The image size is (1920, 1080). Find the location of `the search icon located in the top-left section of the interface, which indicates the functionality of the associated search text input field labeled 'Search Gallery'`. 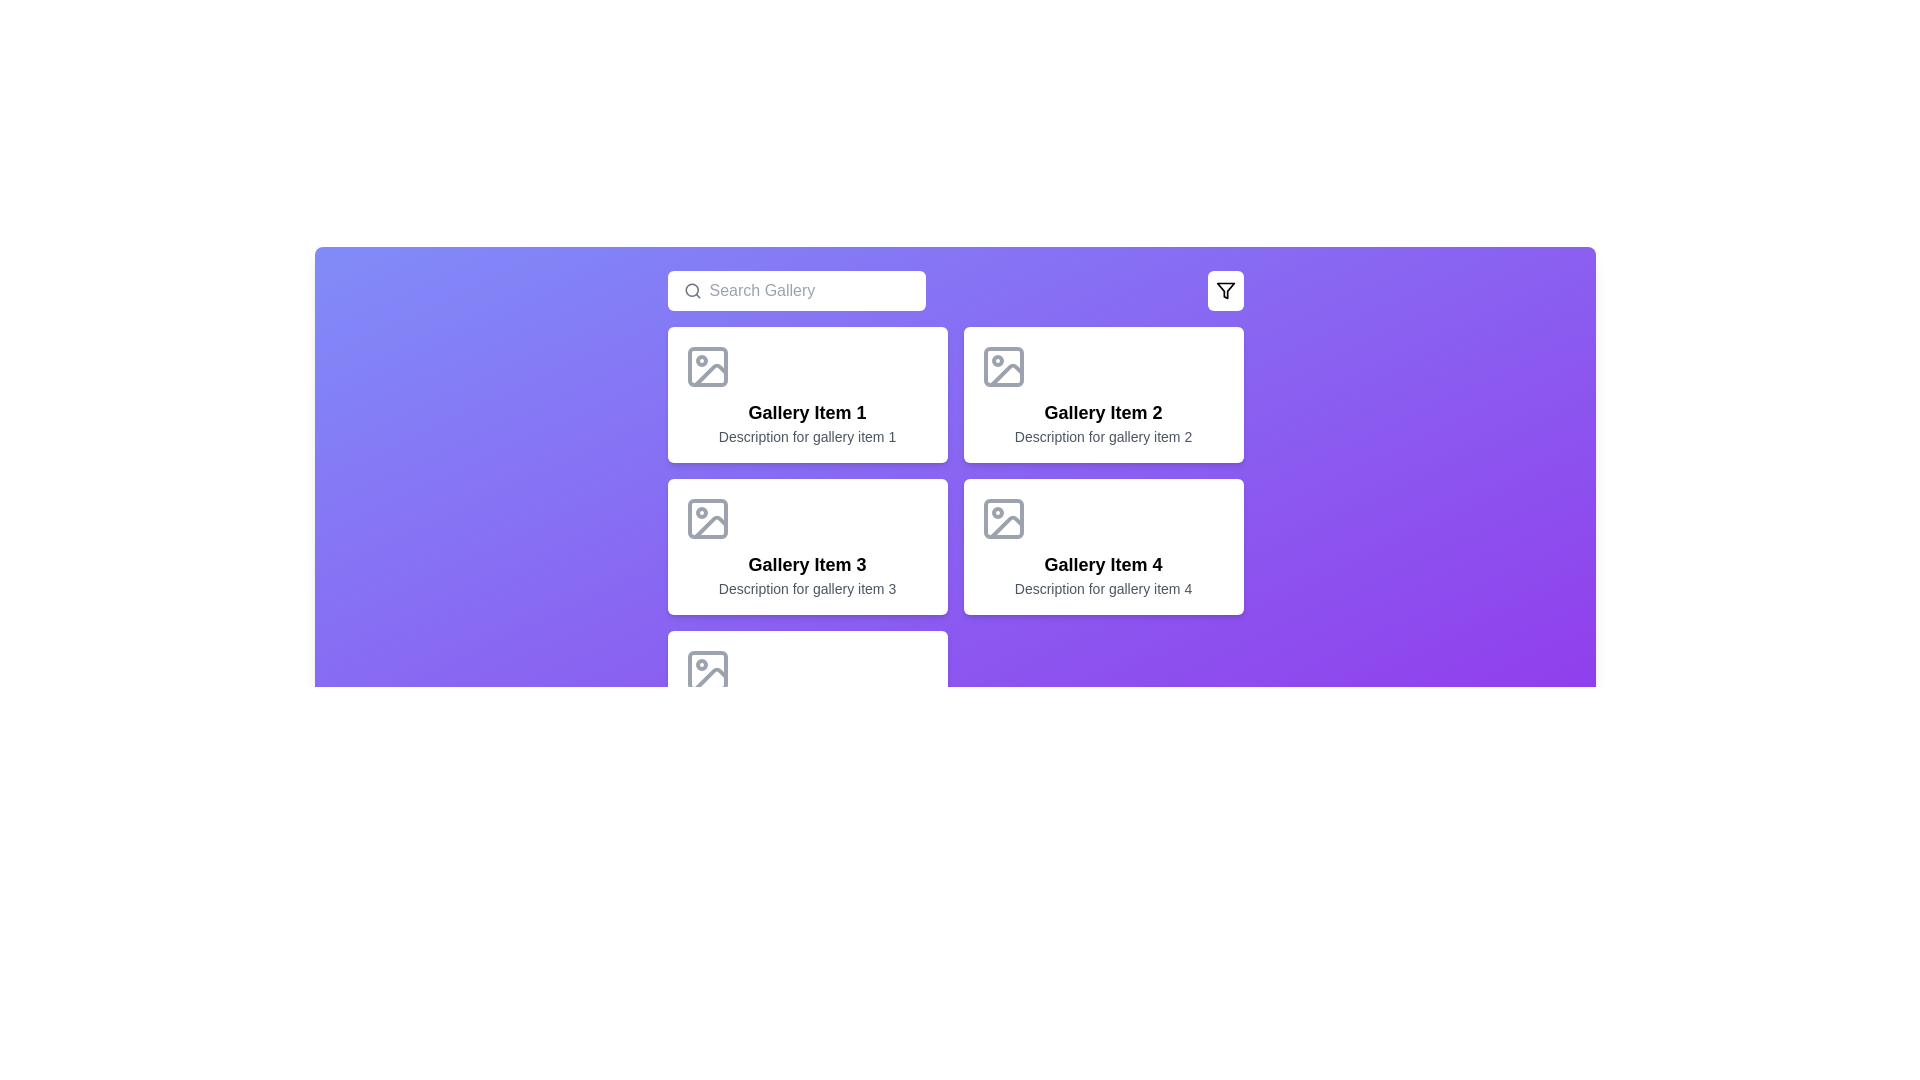

the search icon located in the top-left section of the interface, which indicates the functionality of the associated search text input field labeled 'Search Gallery' is located at coordinates (692, 290).